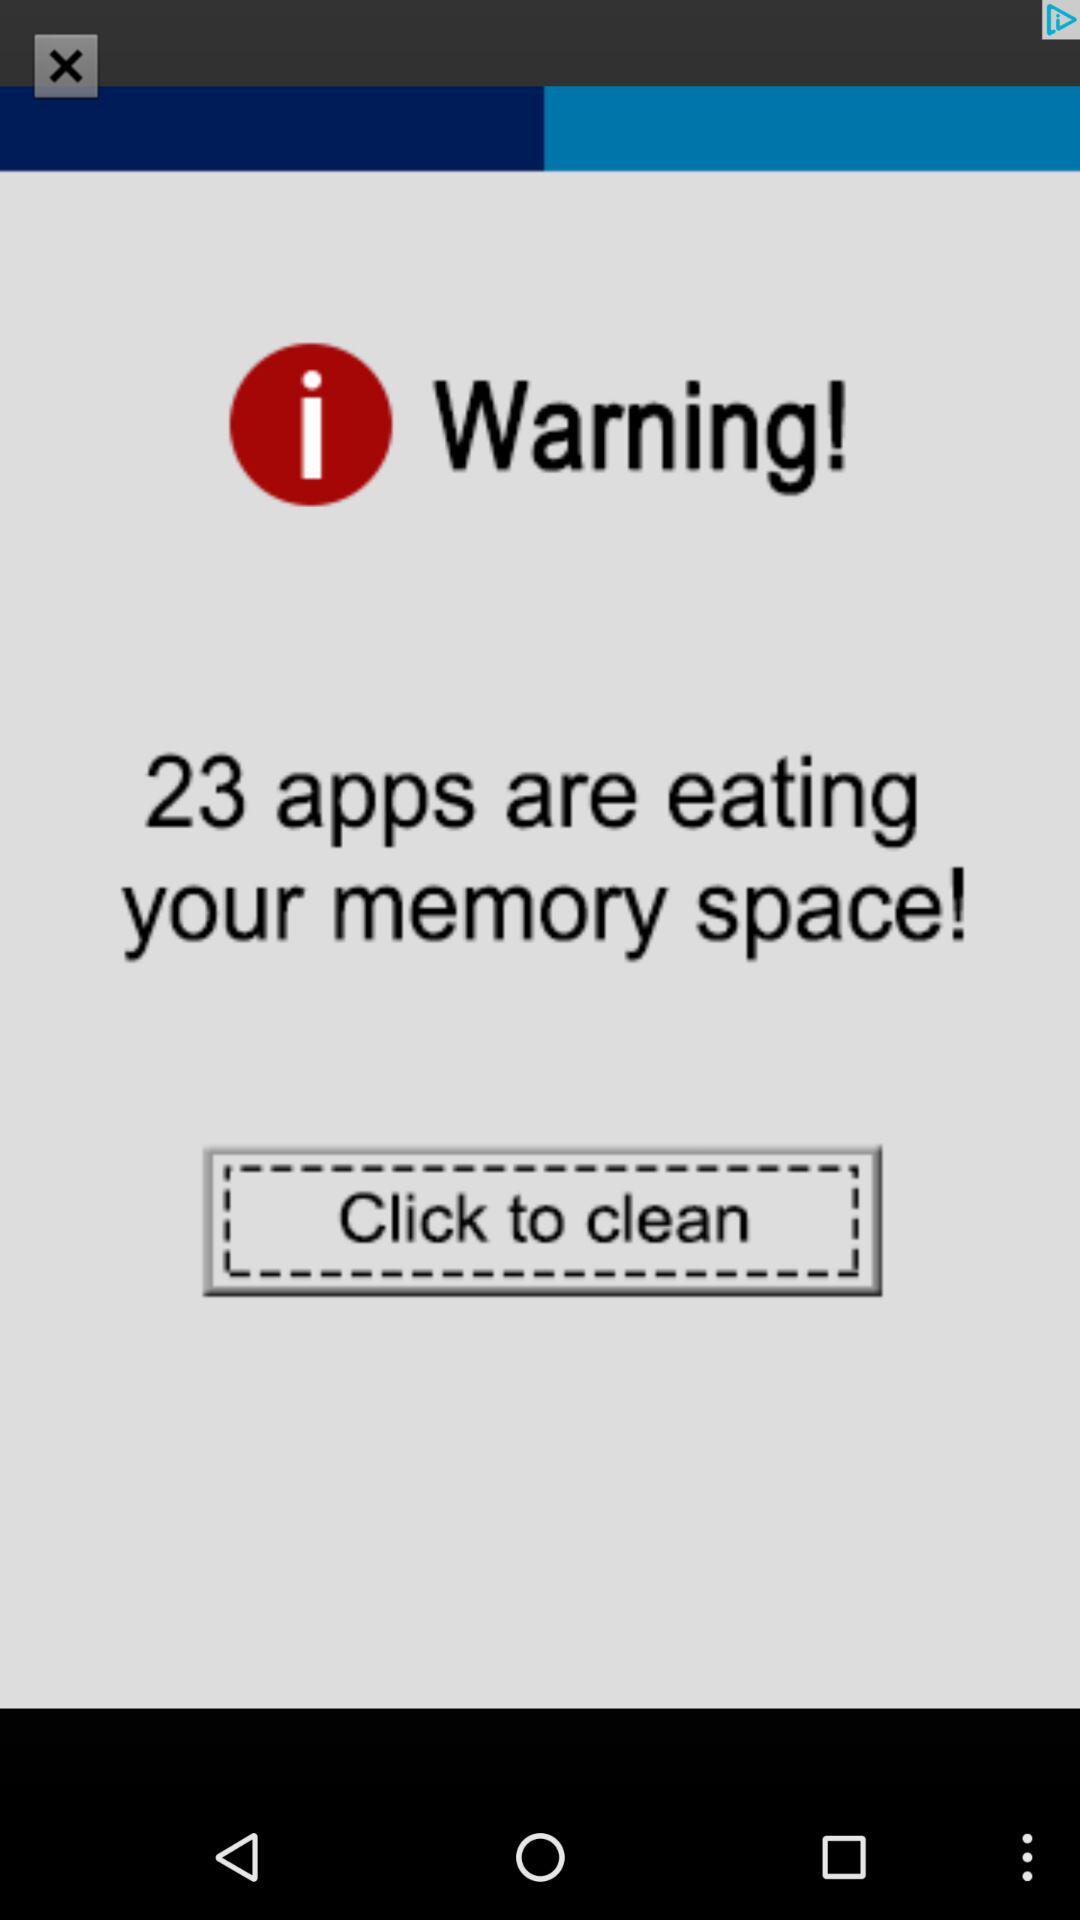 Image resolution: width=1080 pixels, height=1920 pixels. What do you see at coordinates (64, 70) in the screenshot?
I see `the close icon` at bounding box center [64, 70].